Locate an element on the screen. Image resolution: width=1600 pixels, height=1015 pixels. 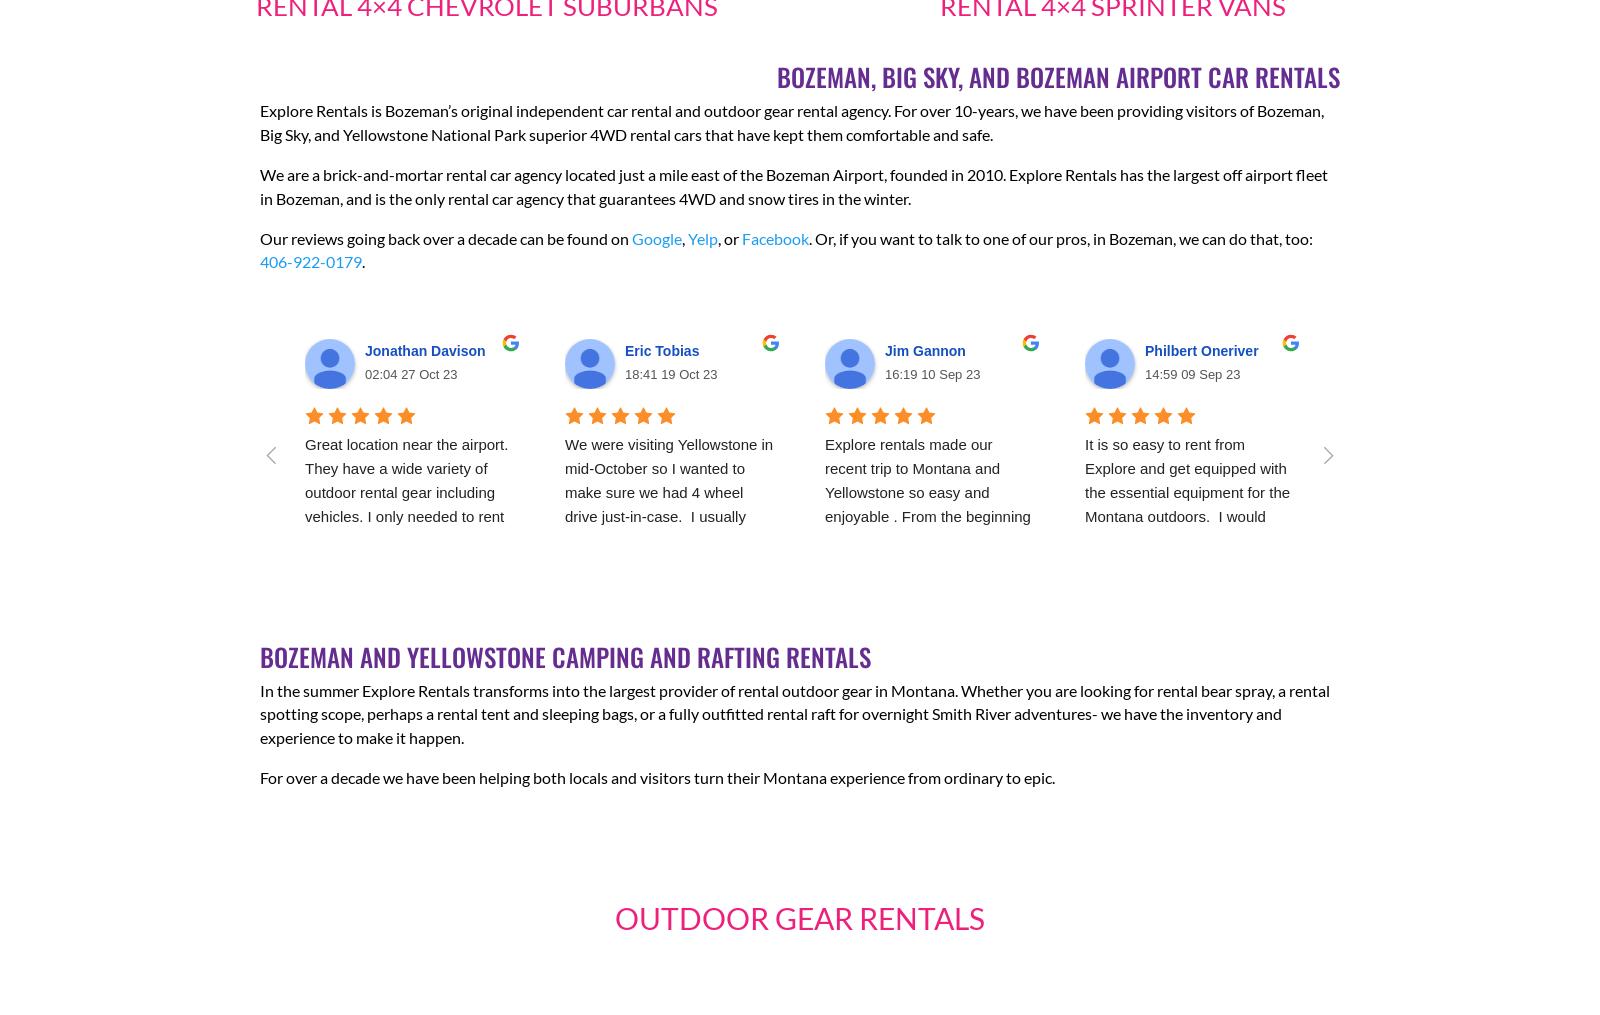
',' is located at coordinates (684, 237).